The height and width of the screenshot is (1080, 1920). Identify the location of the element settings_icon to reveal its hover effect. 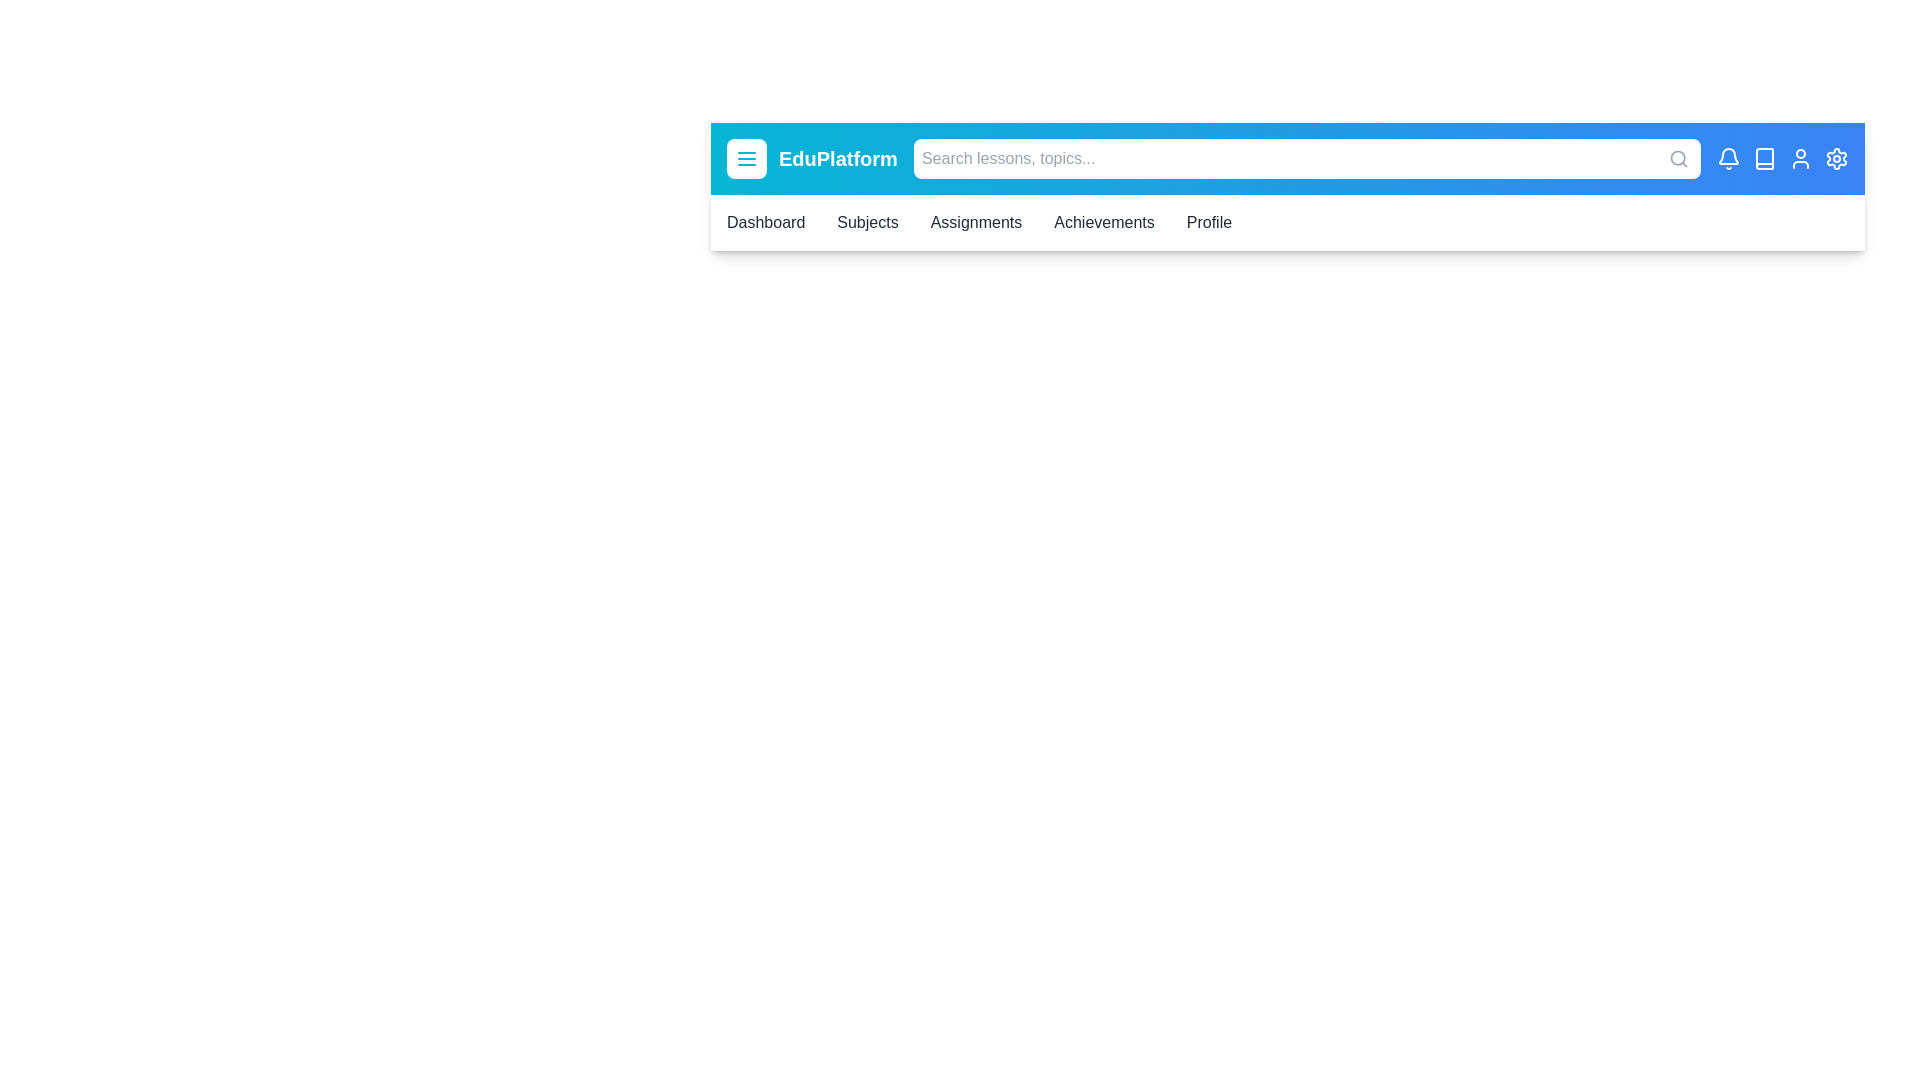
(1837, 157).